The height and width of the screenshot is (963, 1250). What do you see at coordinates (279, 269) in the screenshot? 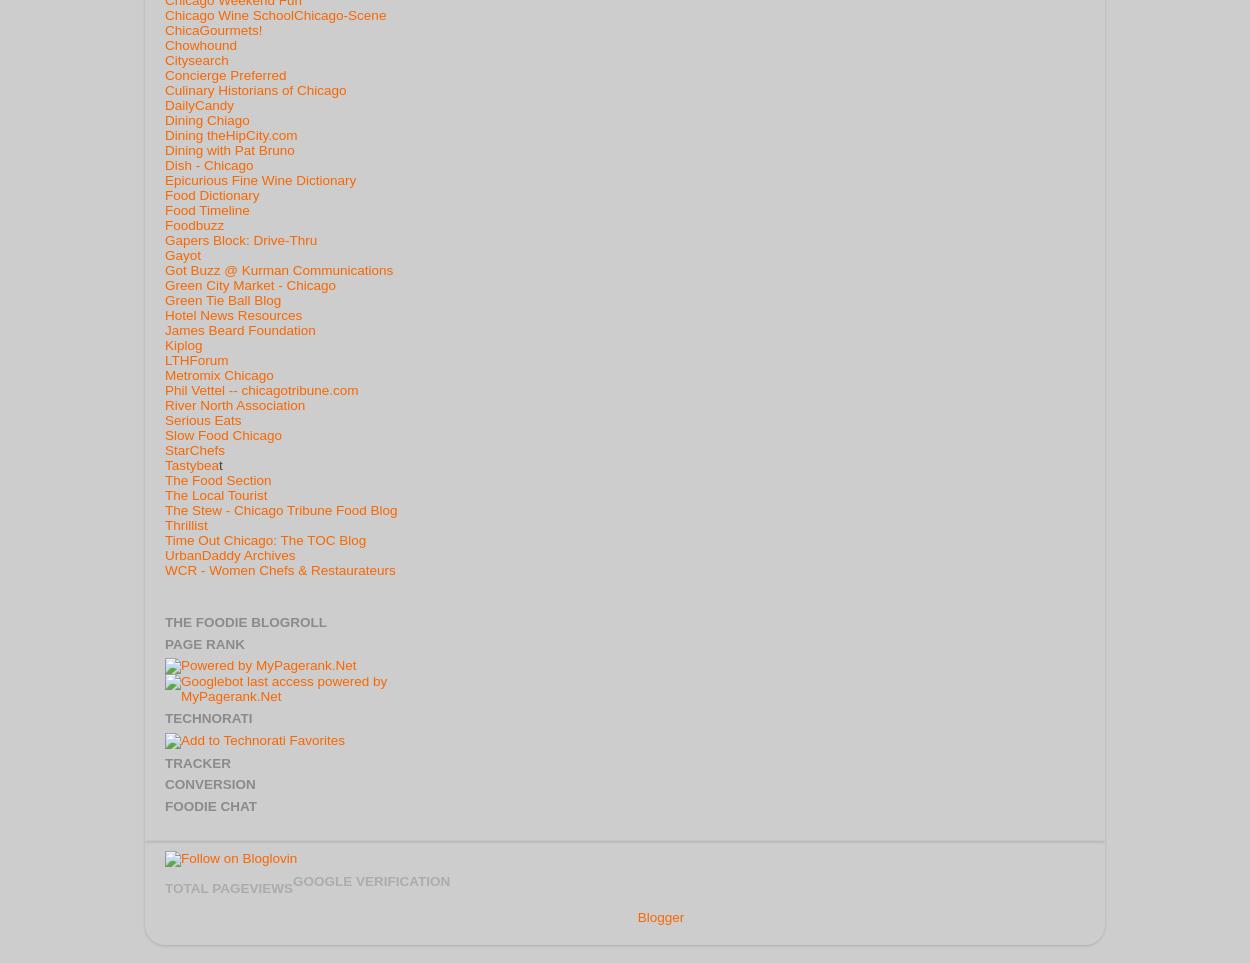
I see `'Got Buzz @ Kurman Communications'` at bounding box center [279, 269].